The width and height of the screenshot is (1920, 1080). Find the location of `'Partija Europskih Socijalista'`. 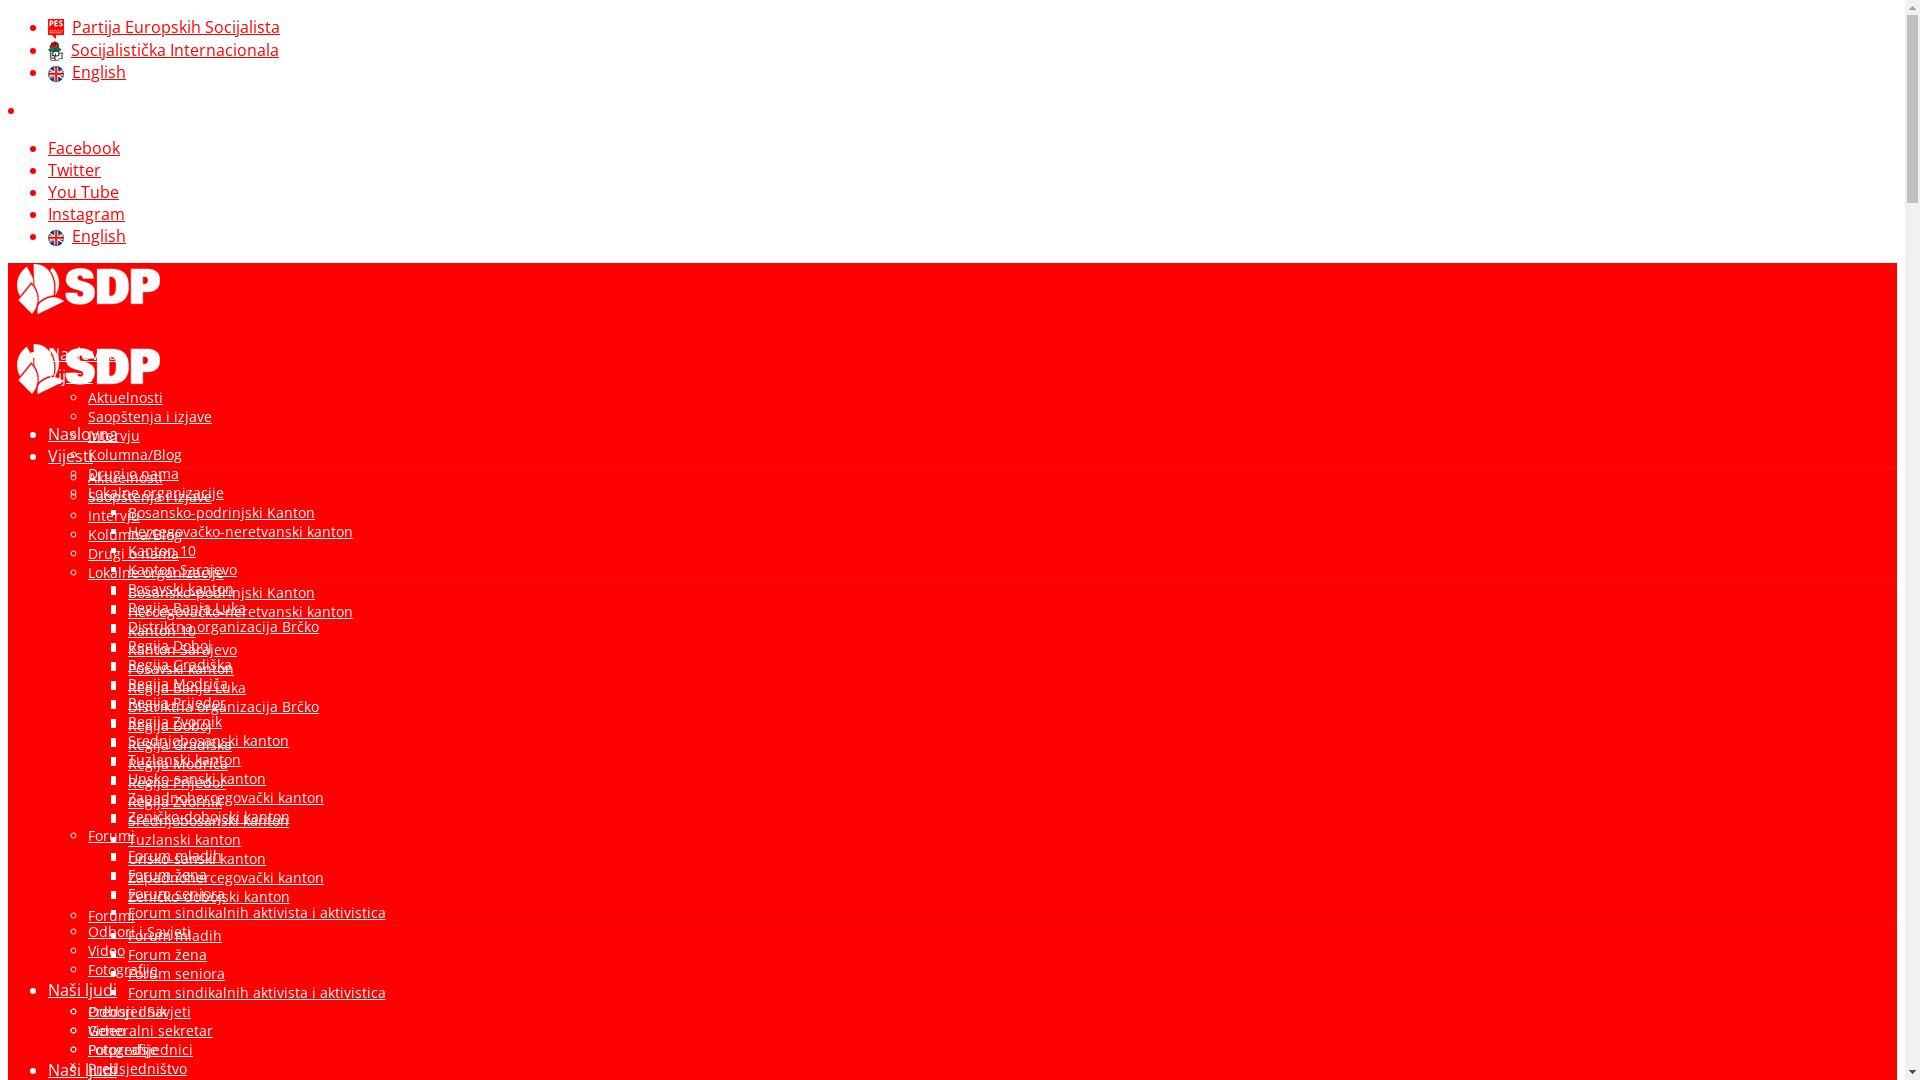

'Partija Europskih Socijalista' is located at coordinates (48, 27).